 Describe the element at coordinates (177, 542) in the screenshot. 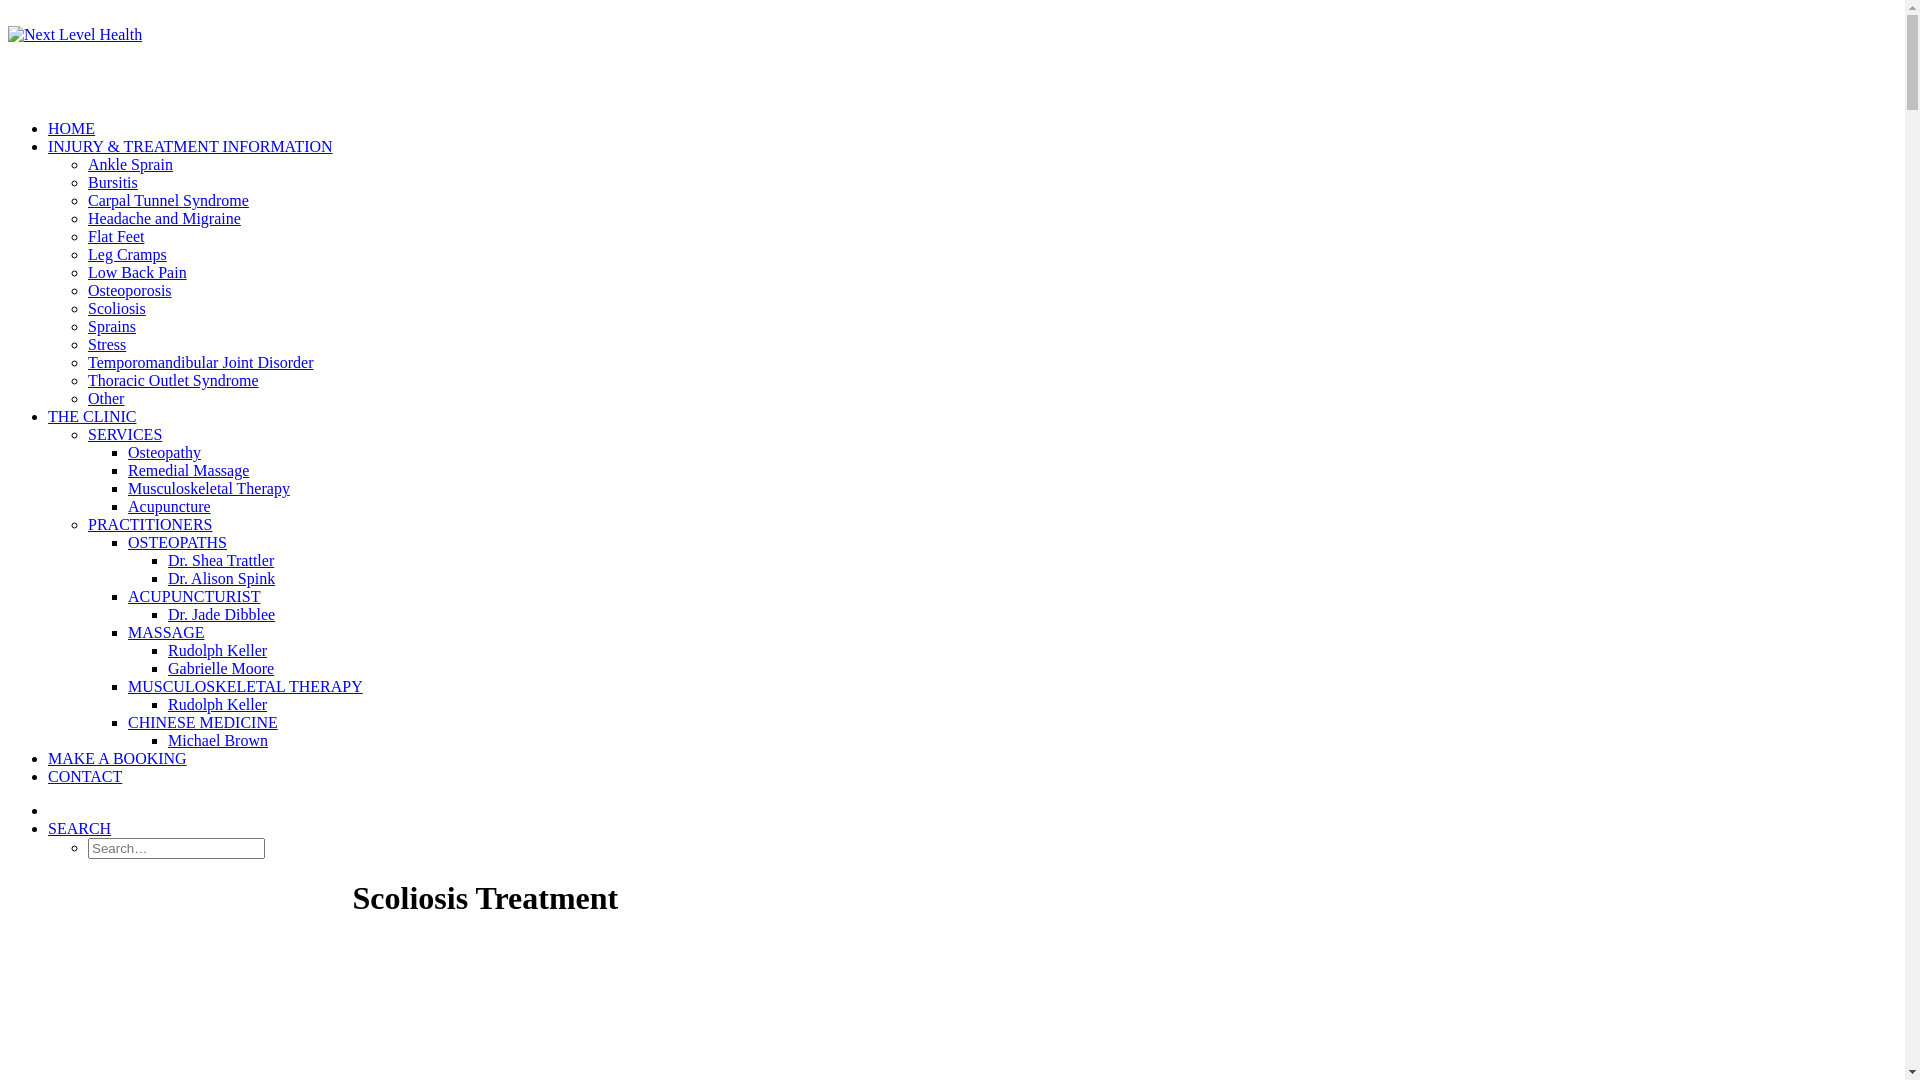

I see `'OSTEOPATHS'` at that location.